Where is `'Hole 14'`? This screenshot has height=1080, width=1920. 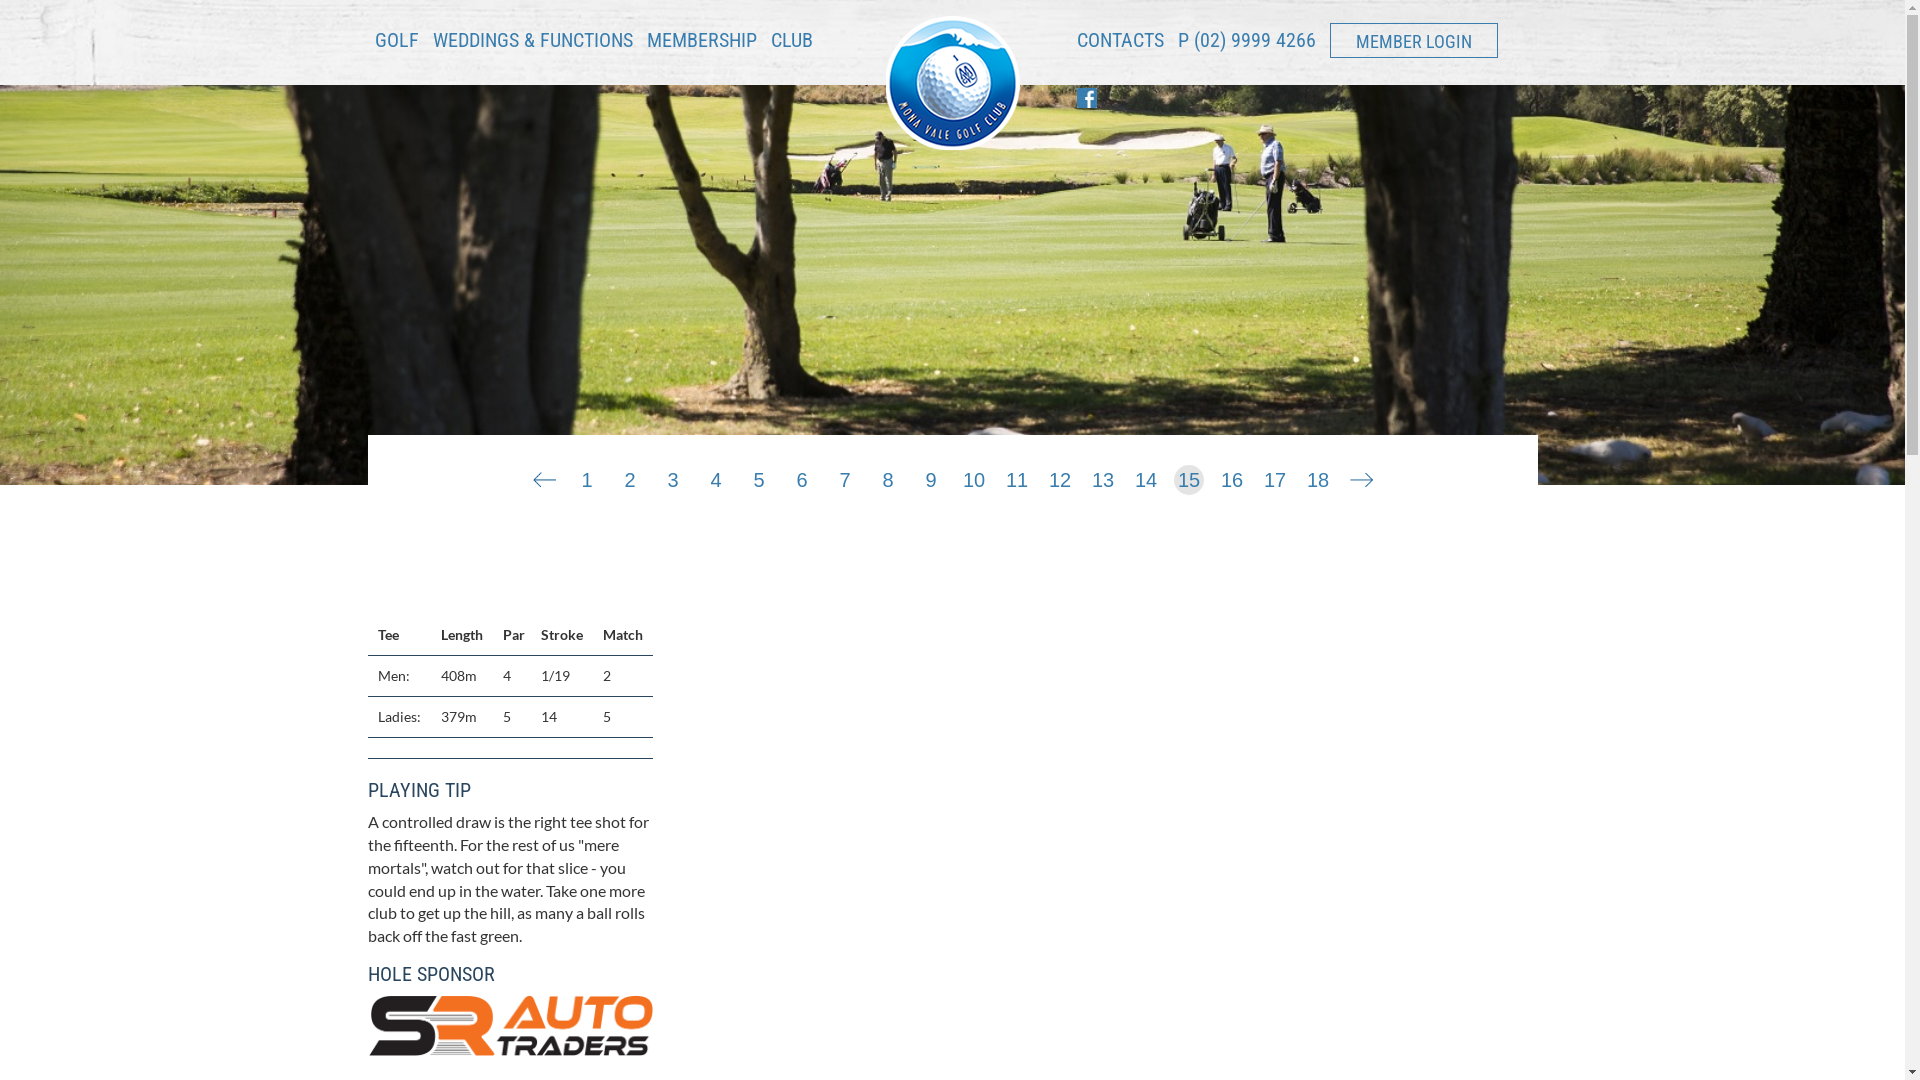 'Hole 14' is located at coordinates (543, 475).